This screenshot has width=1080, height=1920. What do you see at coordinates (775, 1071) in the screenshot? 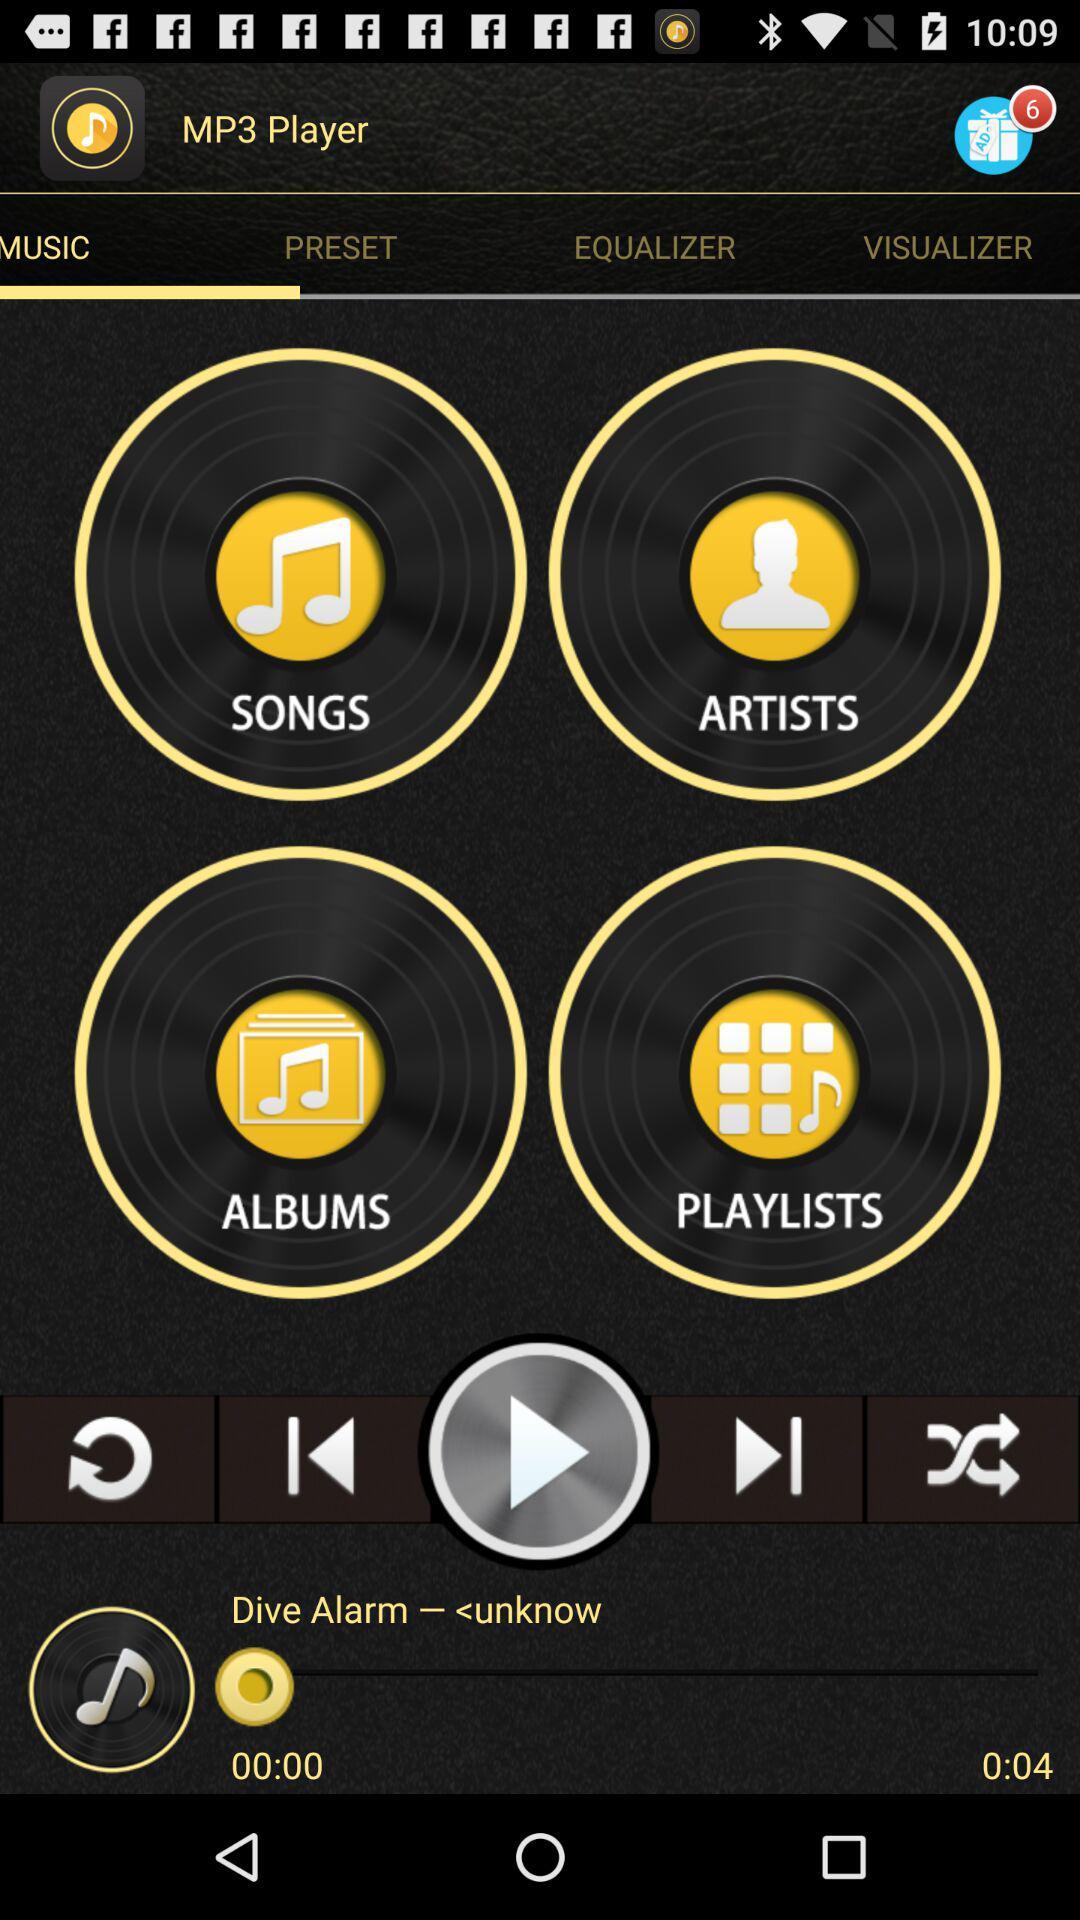
I see `show playlists` at bounding box center [775, 1071].